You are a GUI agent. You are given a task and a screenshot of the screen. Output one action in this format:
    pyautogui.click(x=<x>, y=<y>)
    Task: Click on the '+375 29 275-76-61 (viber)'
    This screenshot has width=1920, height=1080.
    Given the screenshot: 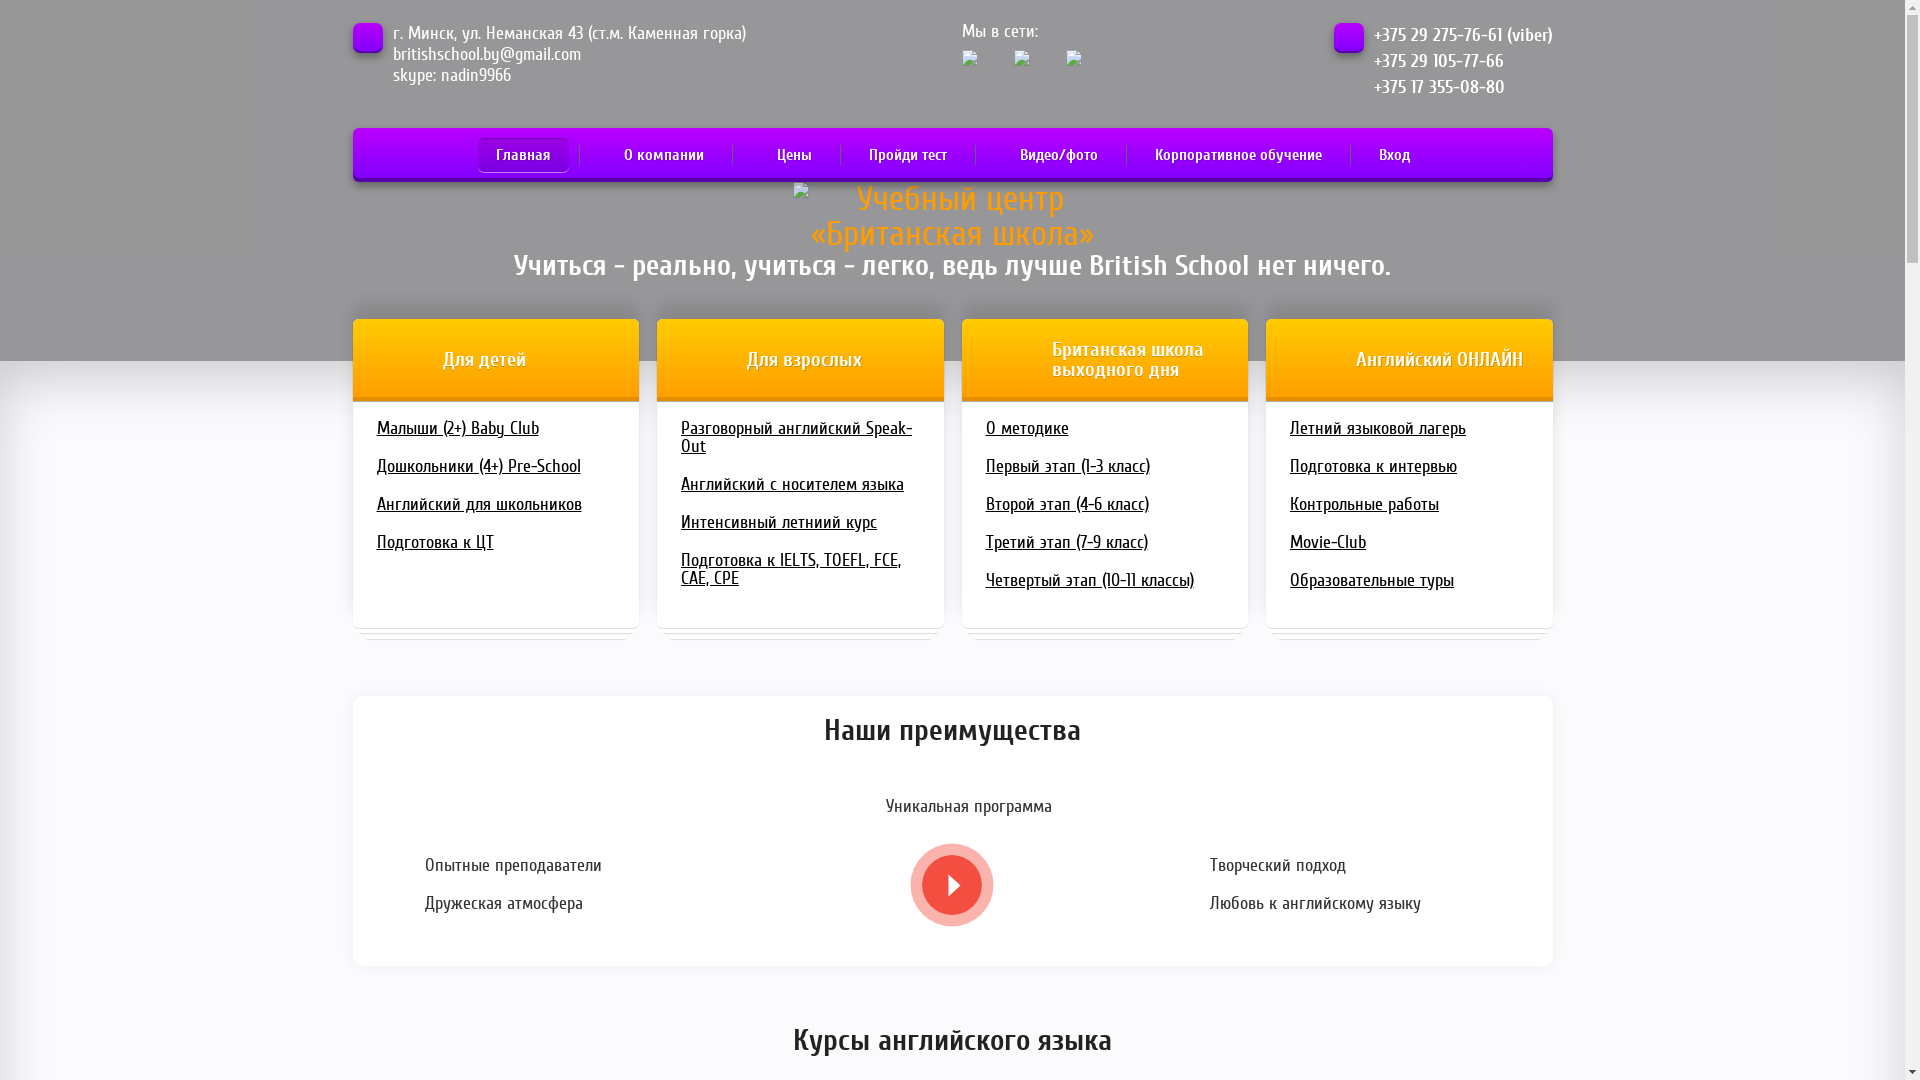 What is the action you would take?
    pyautogui.click(x=1463, y=35)
    